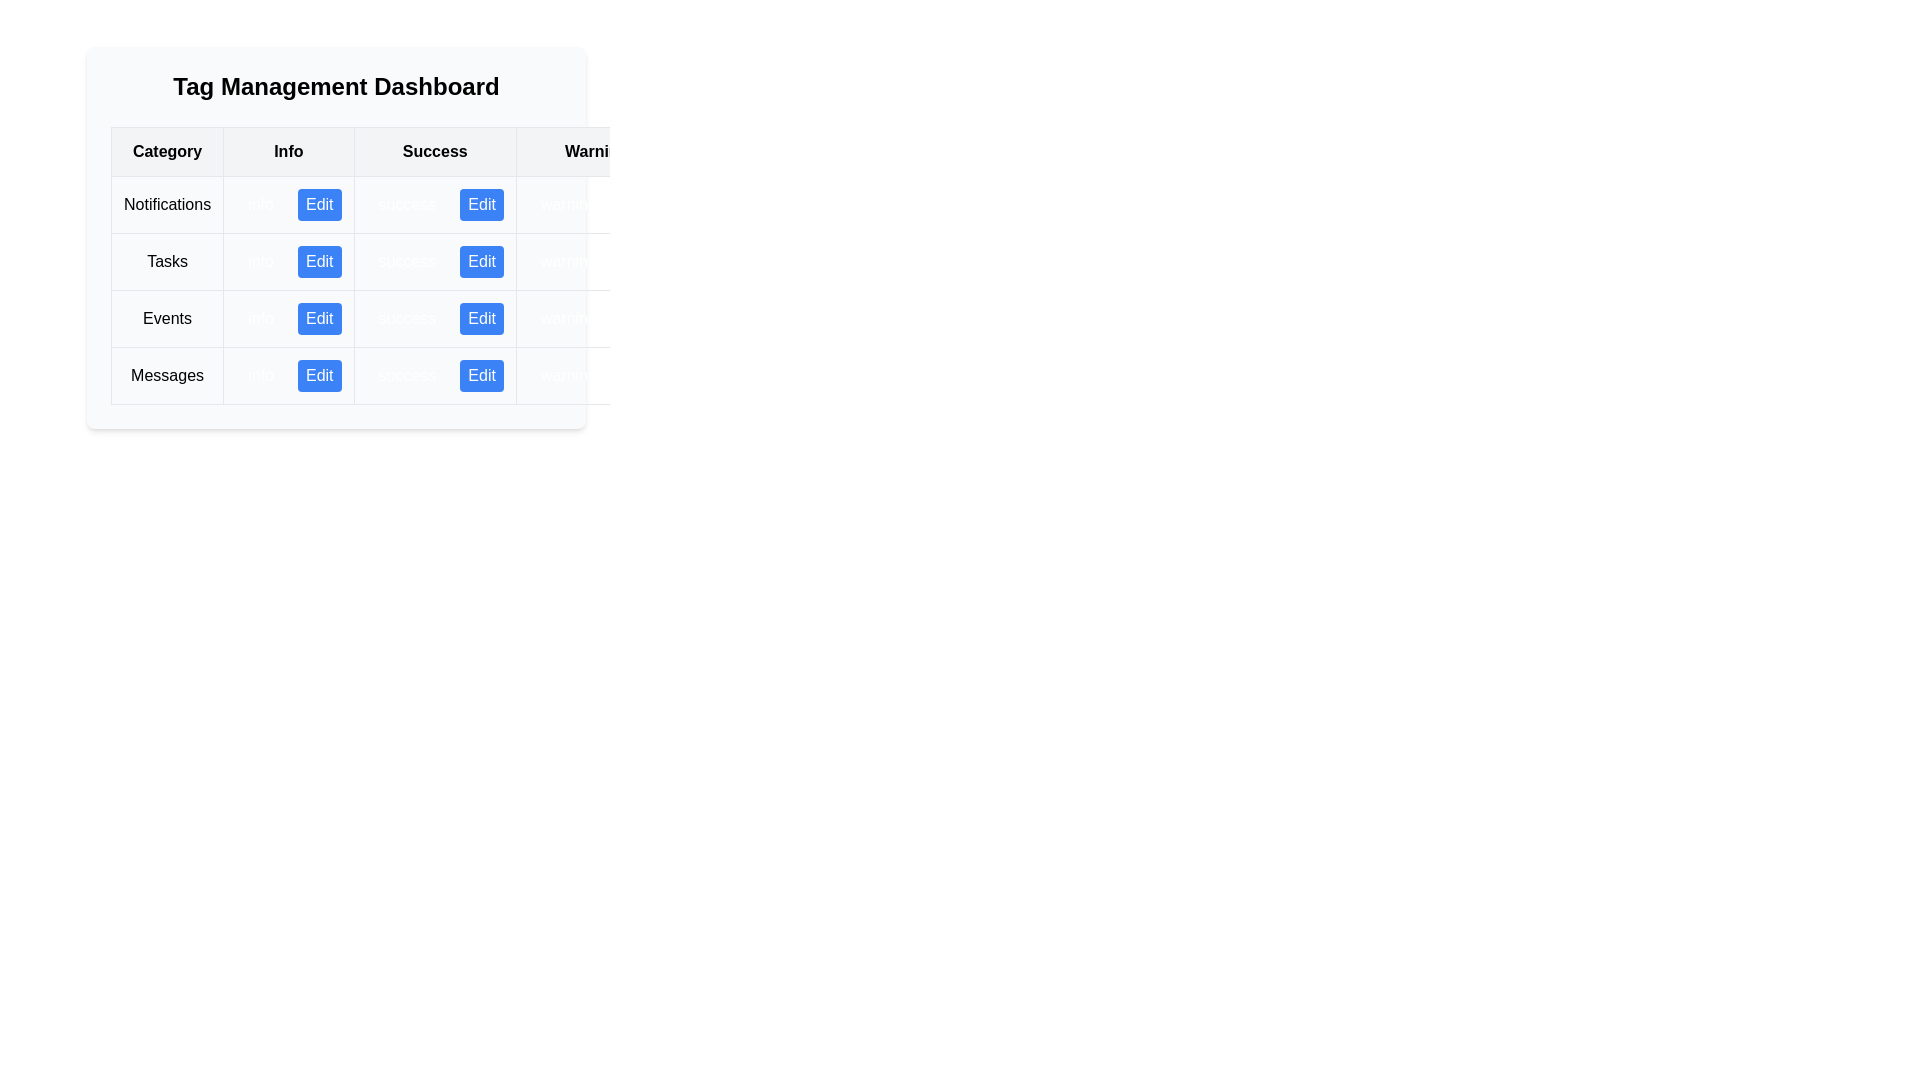 This screenshot has width=1920, height=1080. I want to click on the 'Edit' button which is a blue rounded rectangle located next to the 'warning' badge in the 'Tasks' row under the 'Warning' column, so click(595, 261).